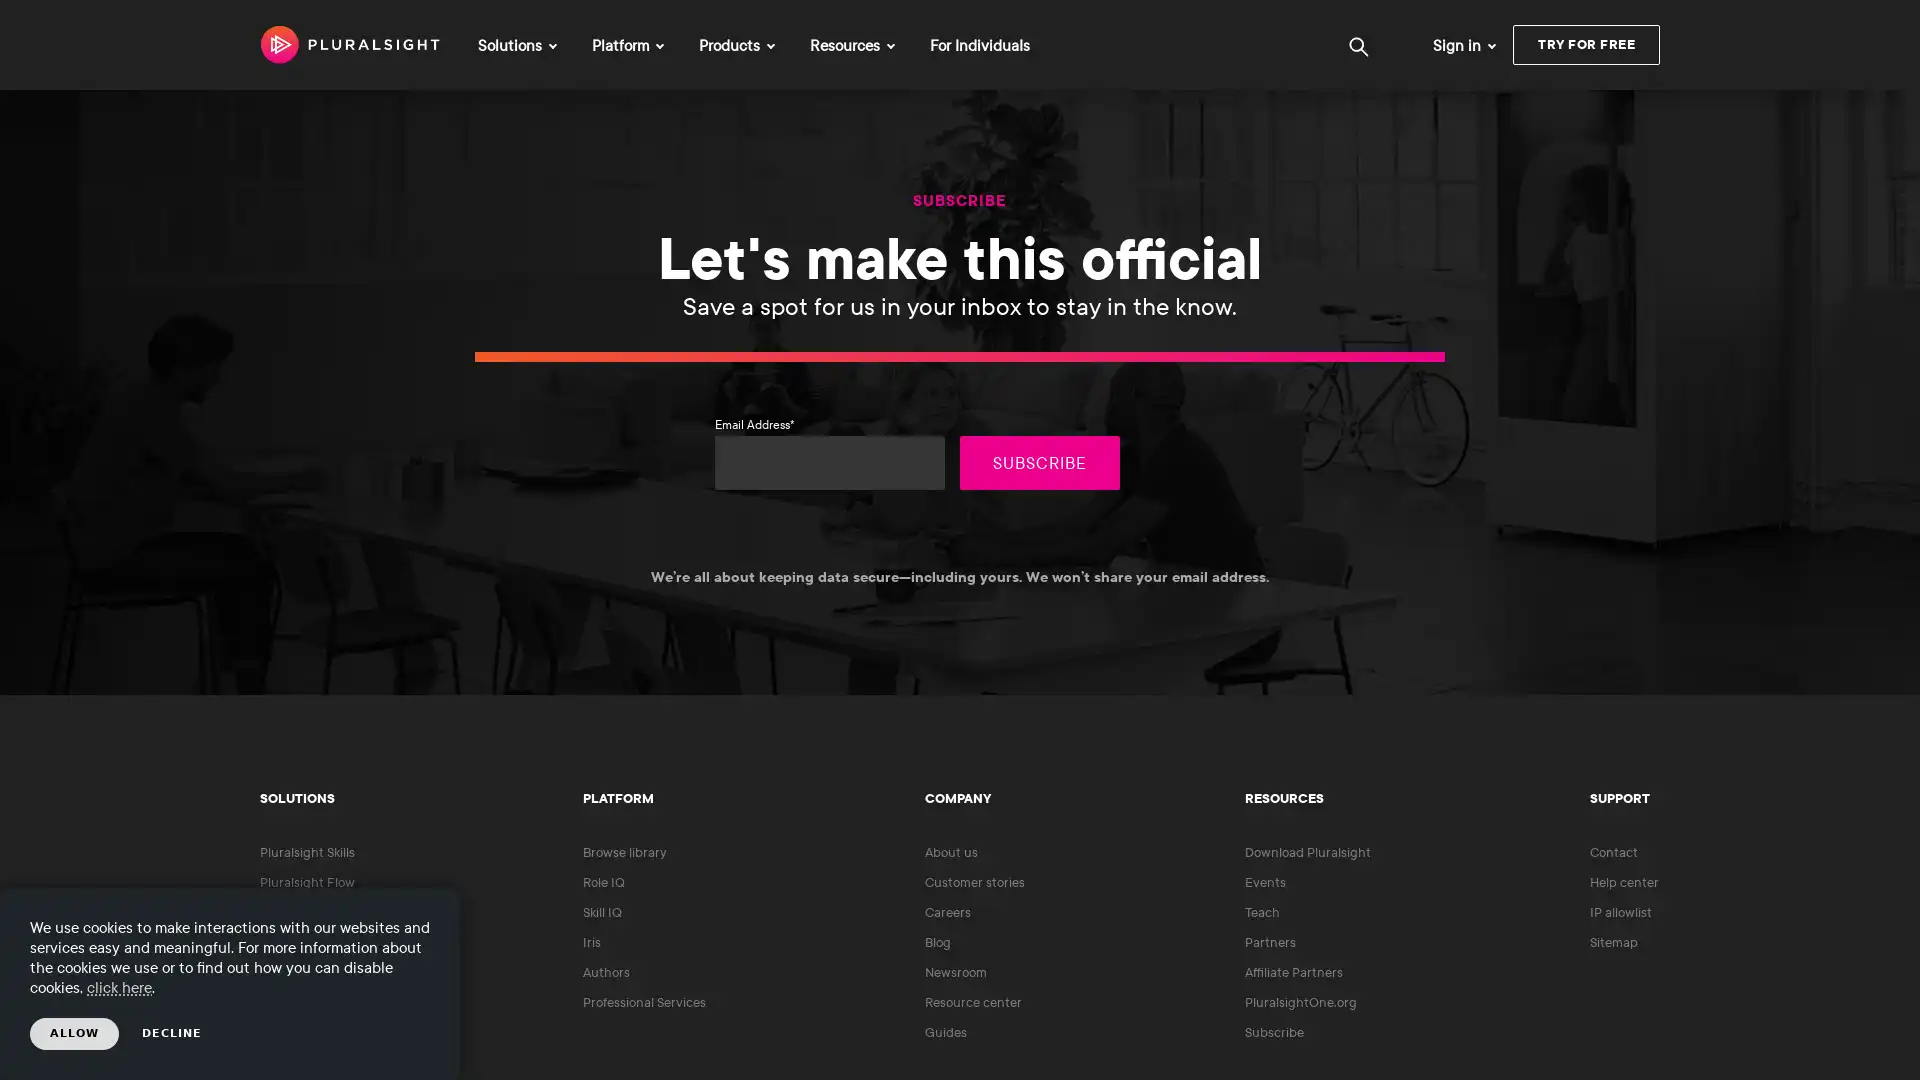 The image size is (1920, 1080). What do you see at coordinates (1040, 462) in the screenshot?
I see `SUBSCRIBE` at bounding box center [1040, 462].